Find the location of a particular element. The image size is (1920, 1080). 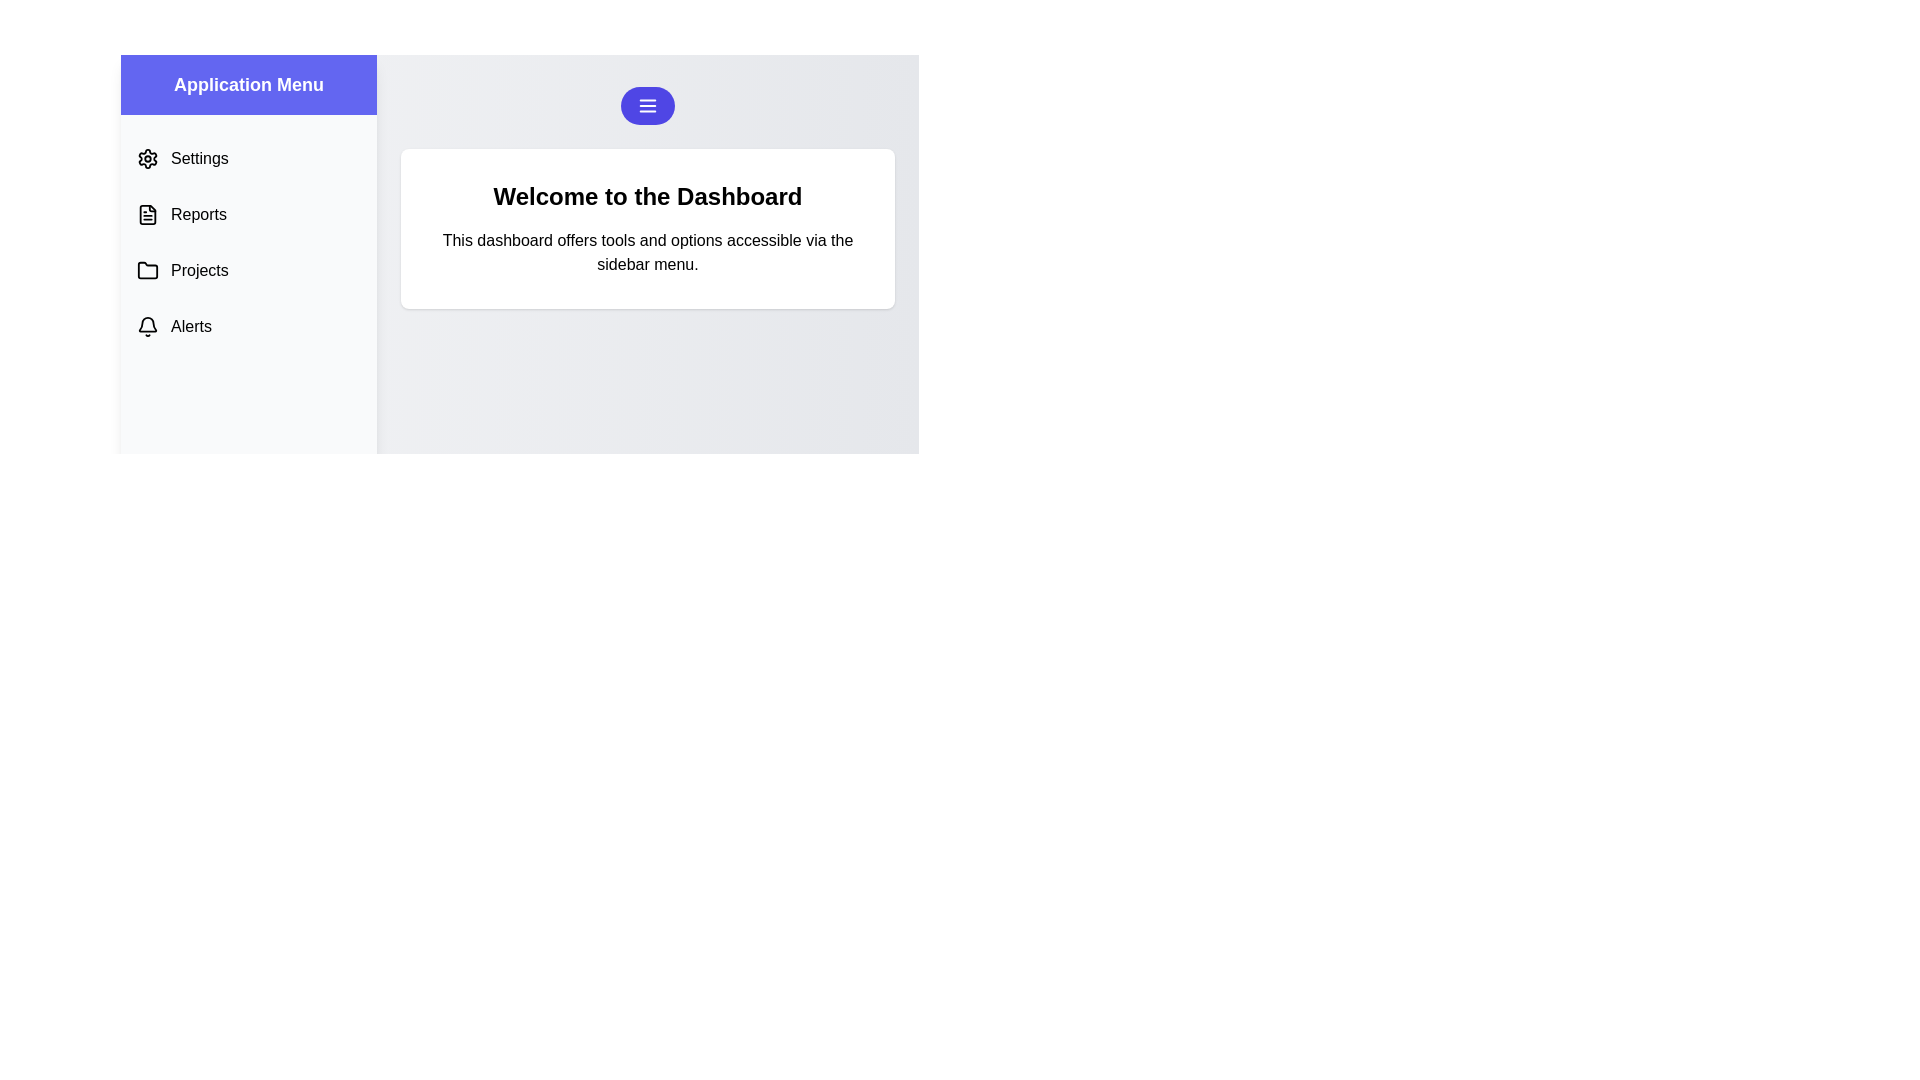

the menu option labeled 'Projects' to see its hover effect is located at coordinates (248, 270).